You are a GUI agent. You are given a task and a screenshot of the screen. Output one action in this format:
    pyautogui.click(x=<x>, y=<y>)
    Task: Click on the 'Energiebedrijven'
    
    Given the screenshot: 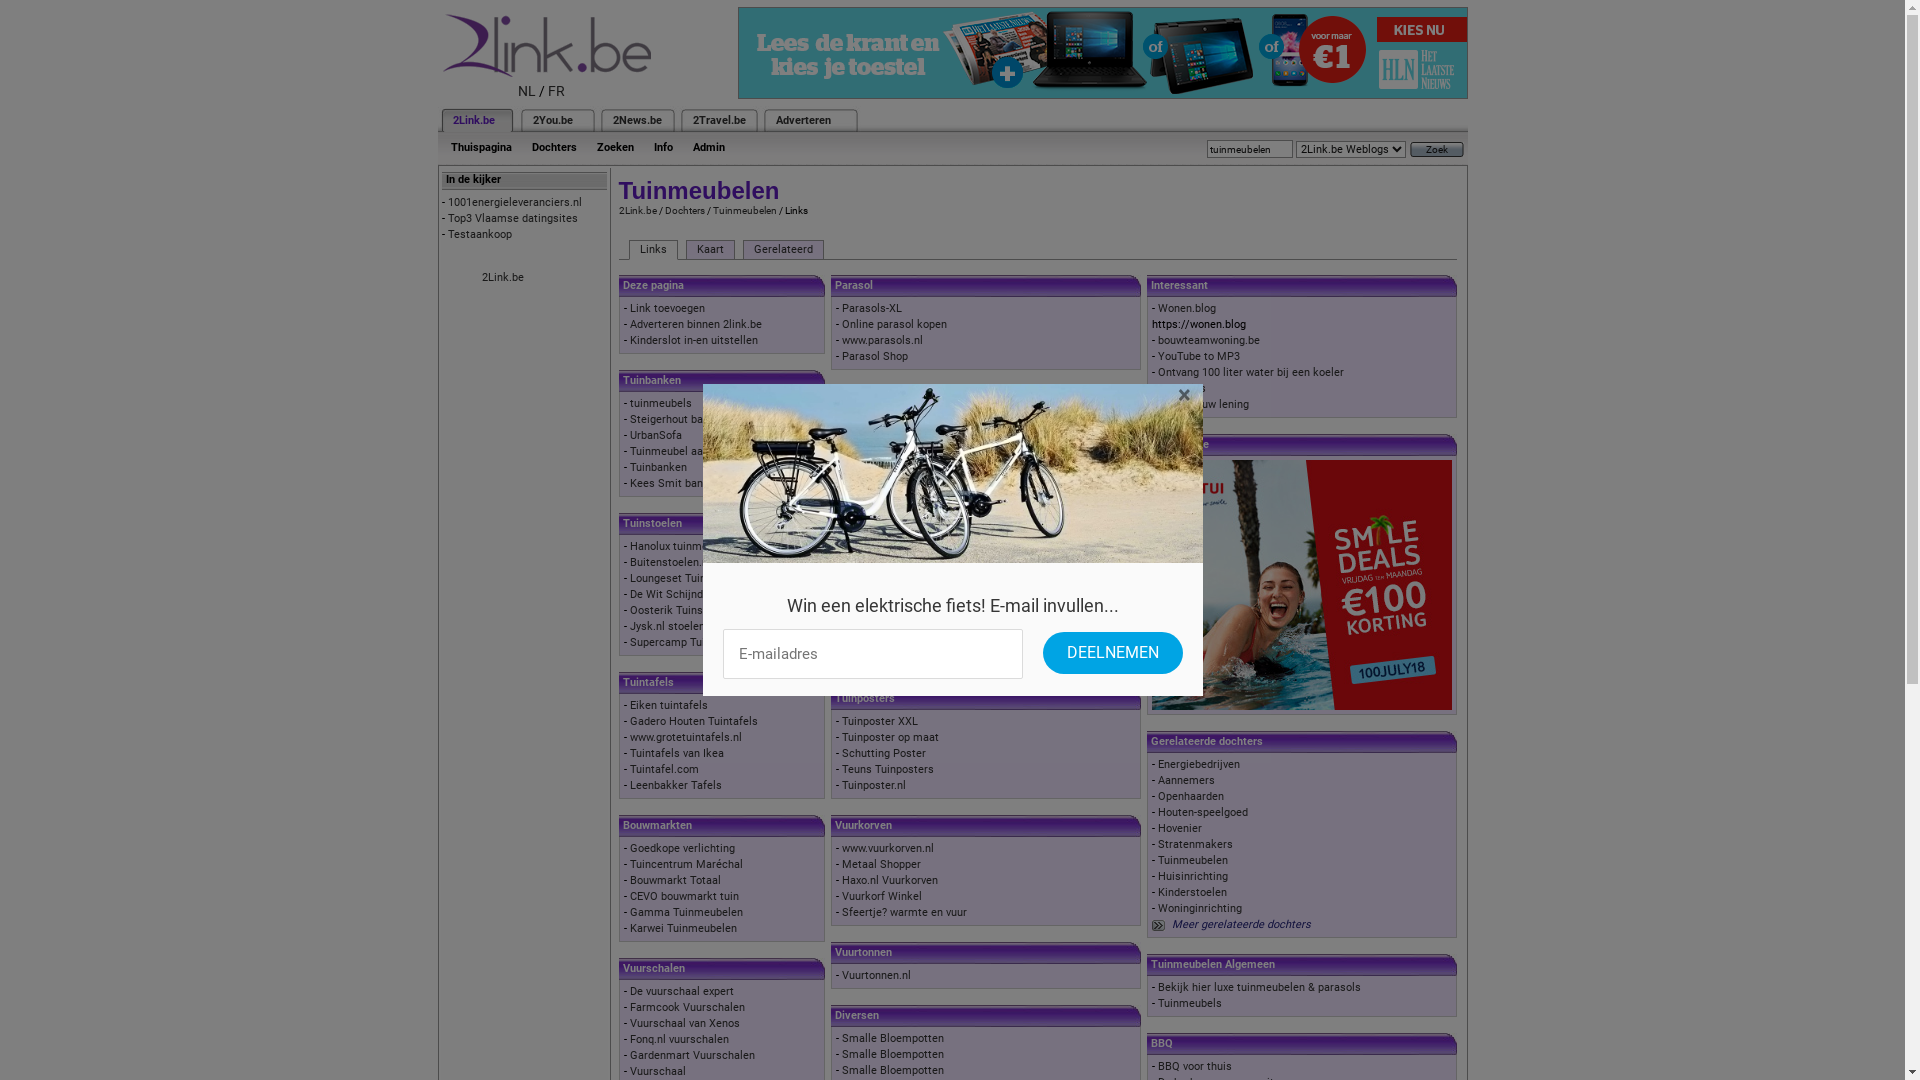 What is the action you would take?
    pyautogui.click(x=1199, y=764)
    